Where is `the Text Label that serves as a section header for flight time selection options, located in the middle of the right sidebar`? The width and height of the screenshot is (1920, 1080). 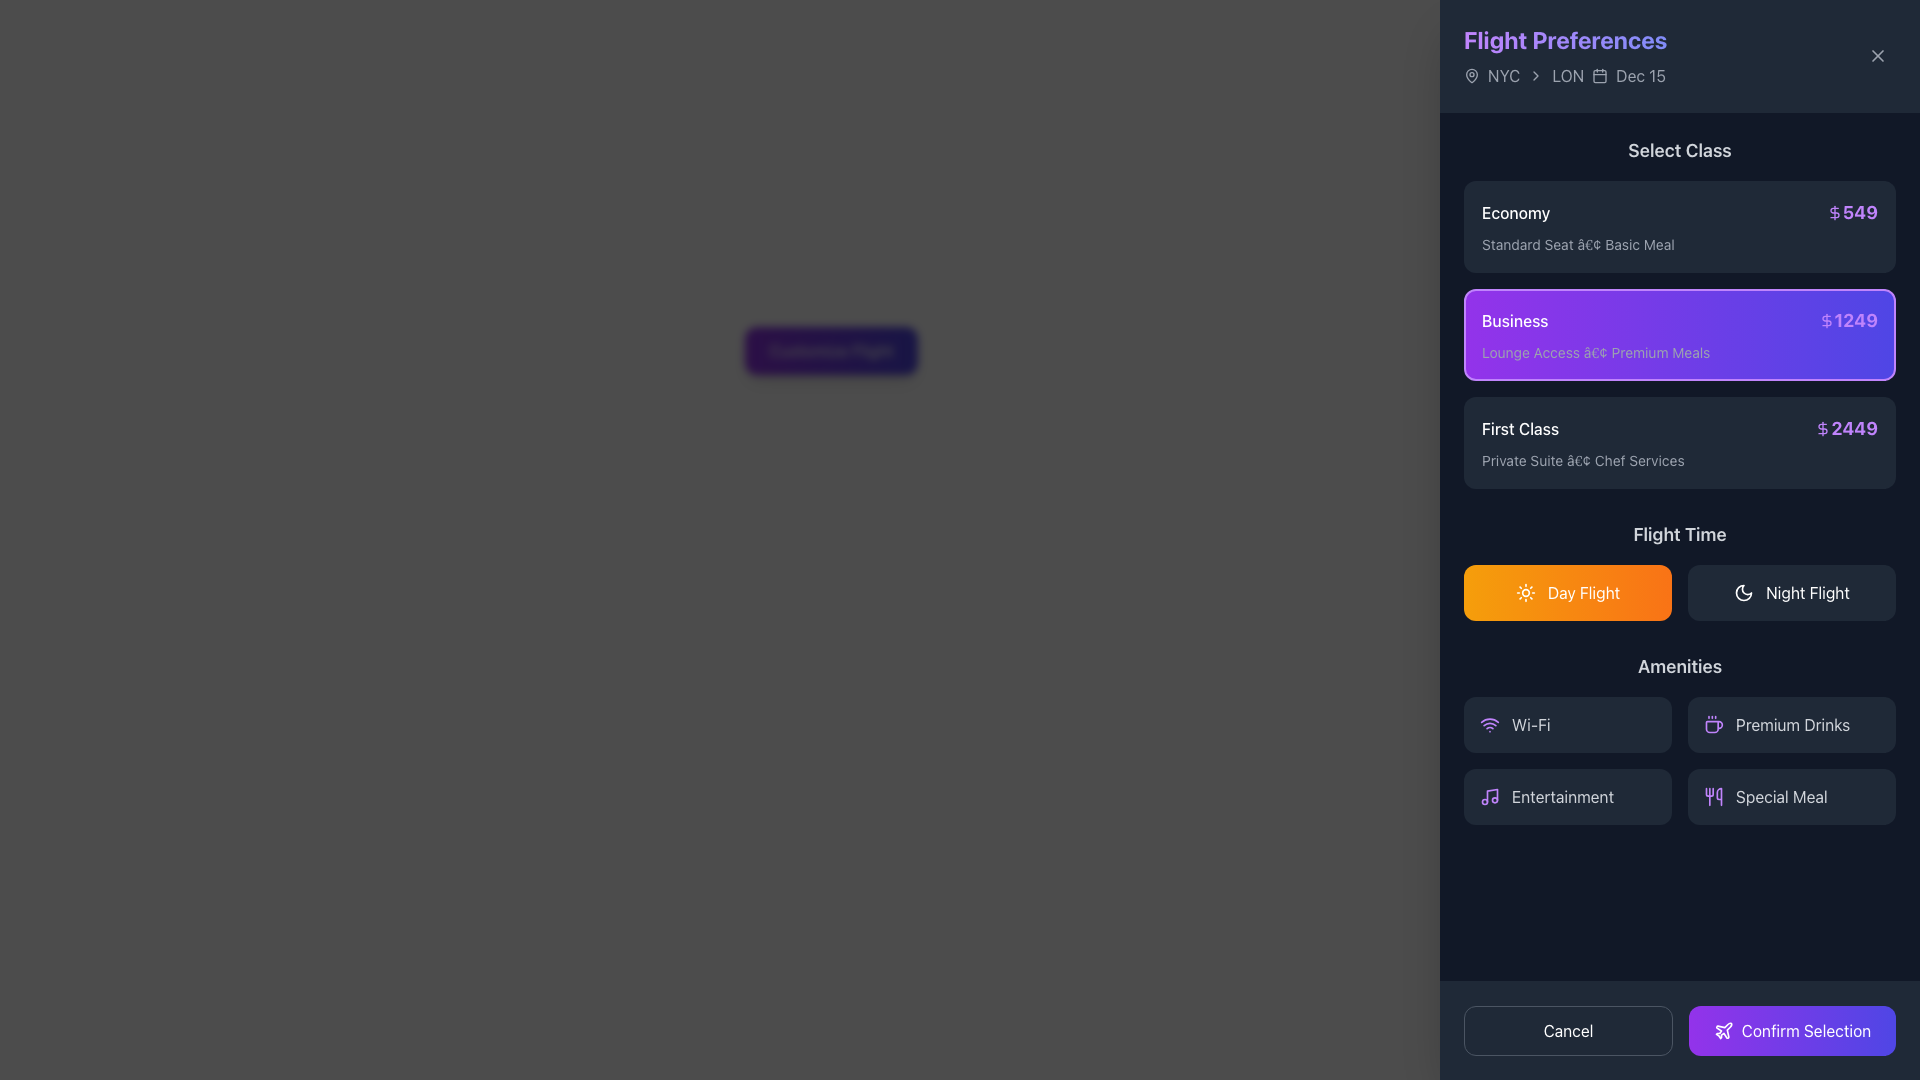
the Text Label that serves as a section header for flight time selection options, located in the middle of the right sidebar is located at coordinates (1680, 534).